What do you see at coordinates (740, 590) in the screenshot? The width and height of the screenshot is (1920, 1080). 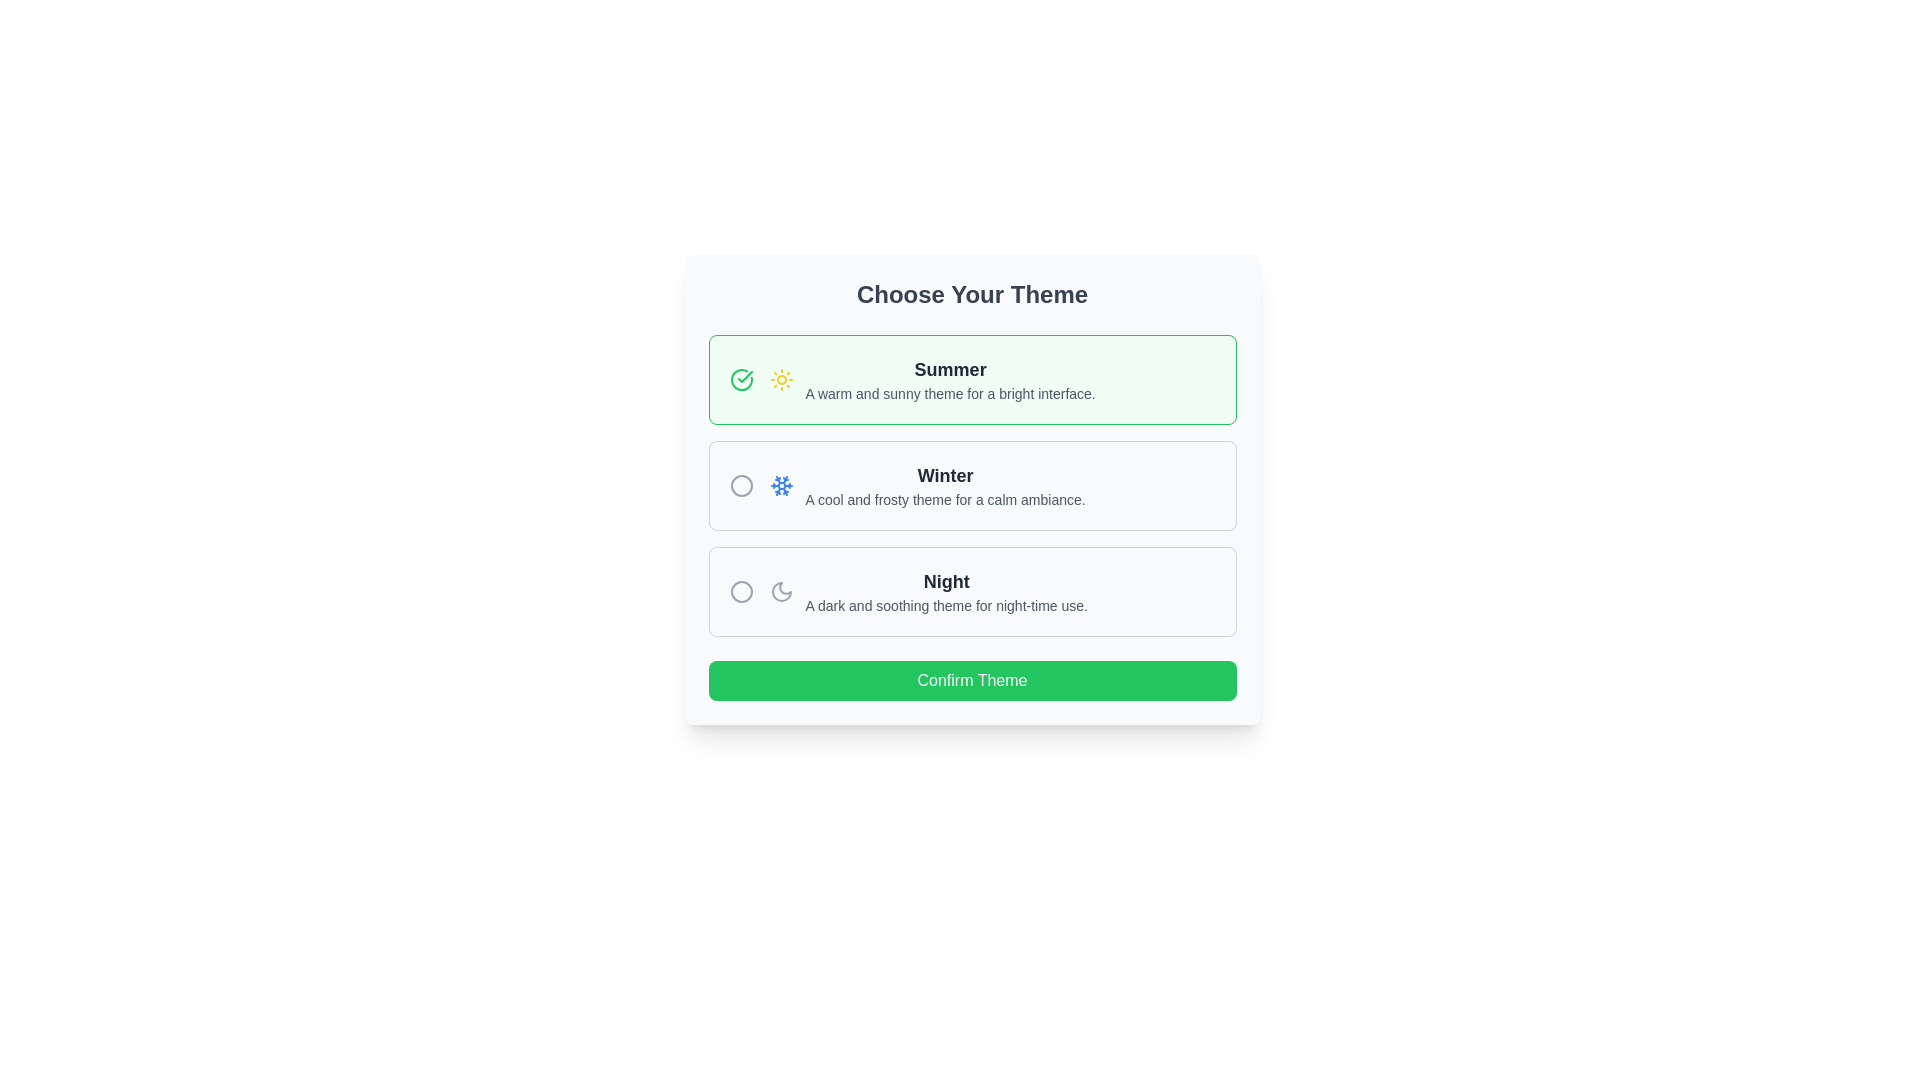 I see `the unselected radio button for the 'Night' option, which is represented as a circle icon with a gray outline, located adjacent to the moon icon and the descriptive text of 'Night'` at bounding box center [740, 590].